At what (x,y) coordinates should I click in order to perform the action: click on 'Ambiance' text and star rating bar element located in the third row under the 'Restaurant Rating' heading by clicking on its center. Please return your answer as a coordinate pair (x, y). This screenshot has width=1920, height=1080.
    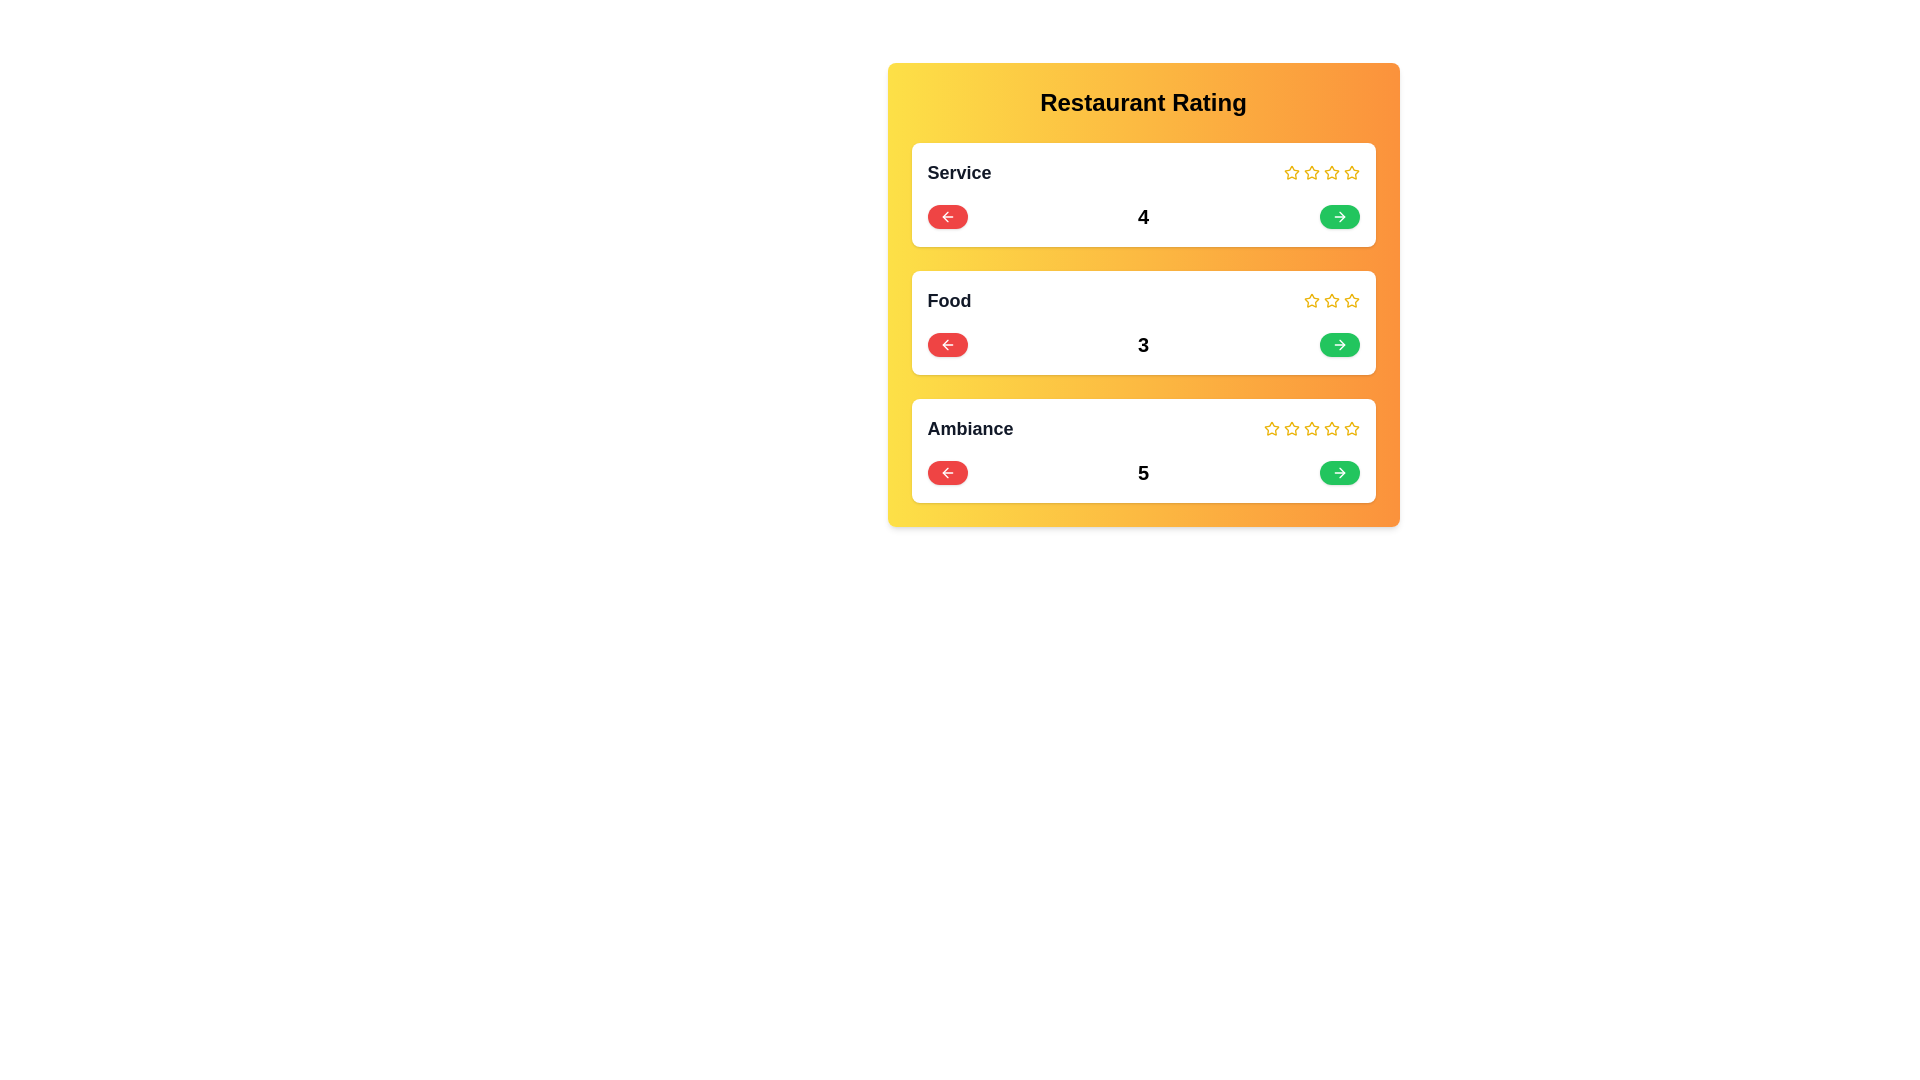
    Looking at the image, I should click on (1143, 427).